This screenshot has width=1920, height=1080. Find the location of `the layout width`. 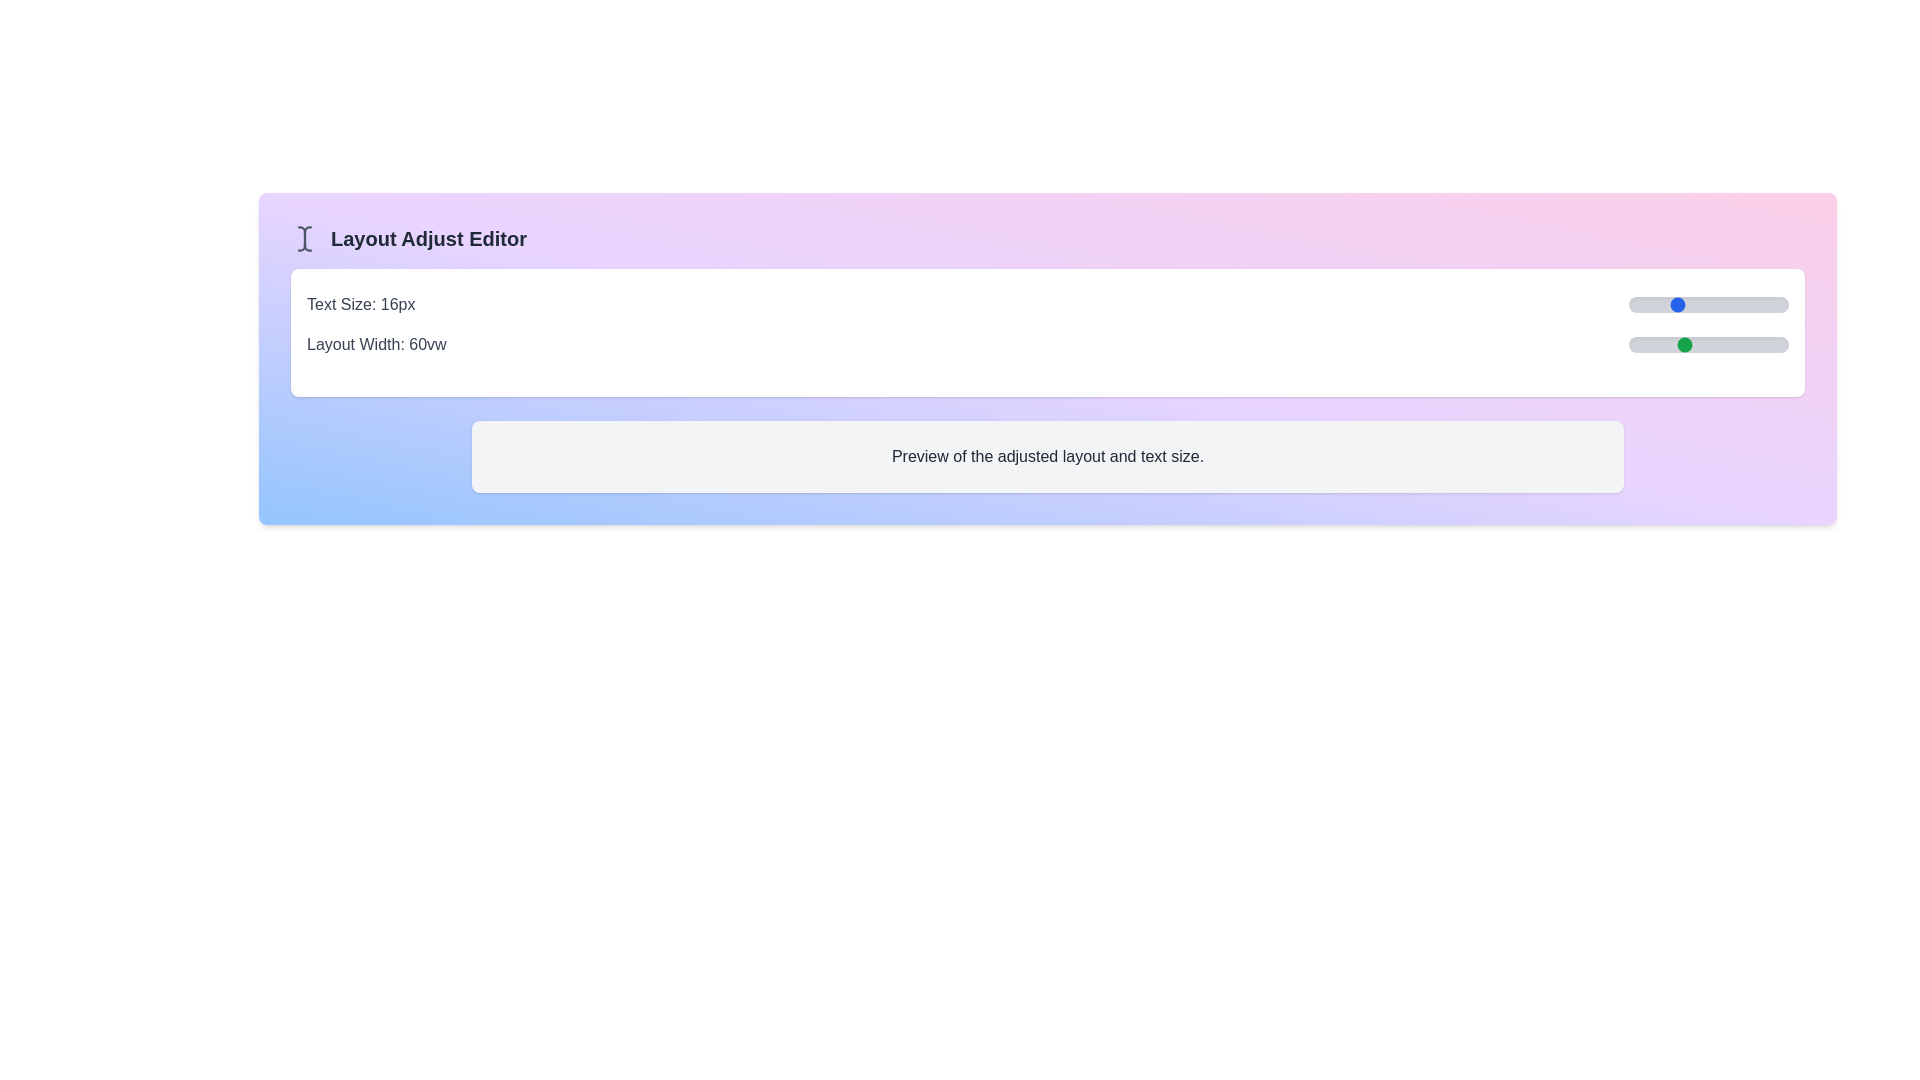

the layout width is located at coordinates (1655, 343).